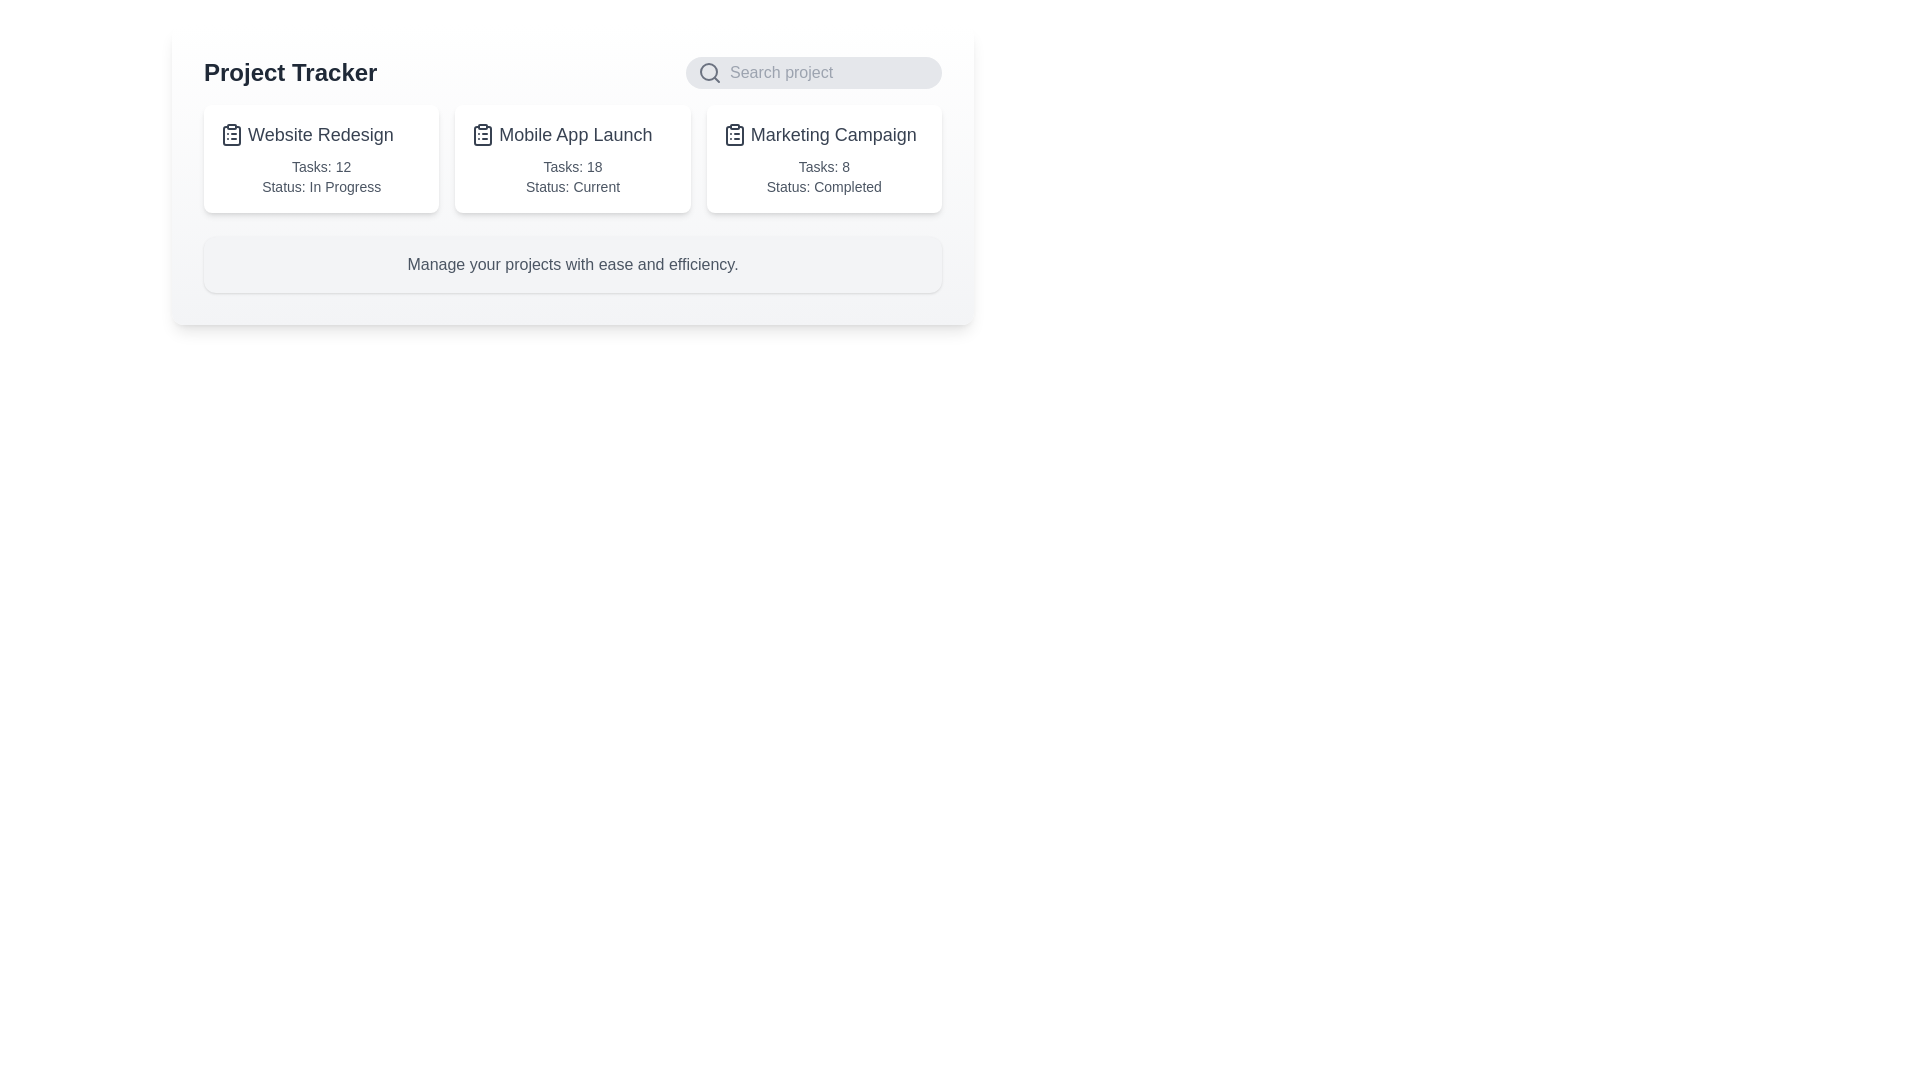 The width and height of the screenshot is (1920, 1080). Describe the element at coordinates (571, 173) in the screenshot. I see `displayed text from the central Informational card in the project list section, which shows project details such as 'Tasks: 18' and 'Status: Current'` at that location.